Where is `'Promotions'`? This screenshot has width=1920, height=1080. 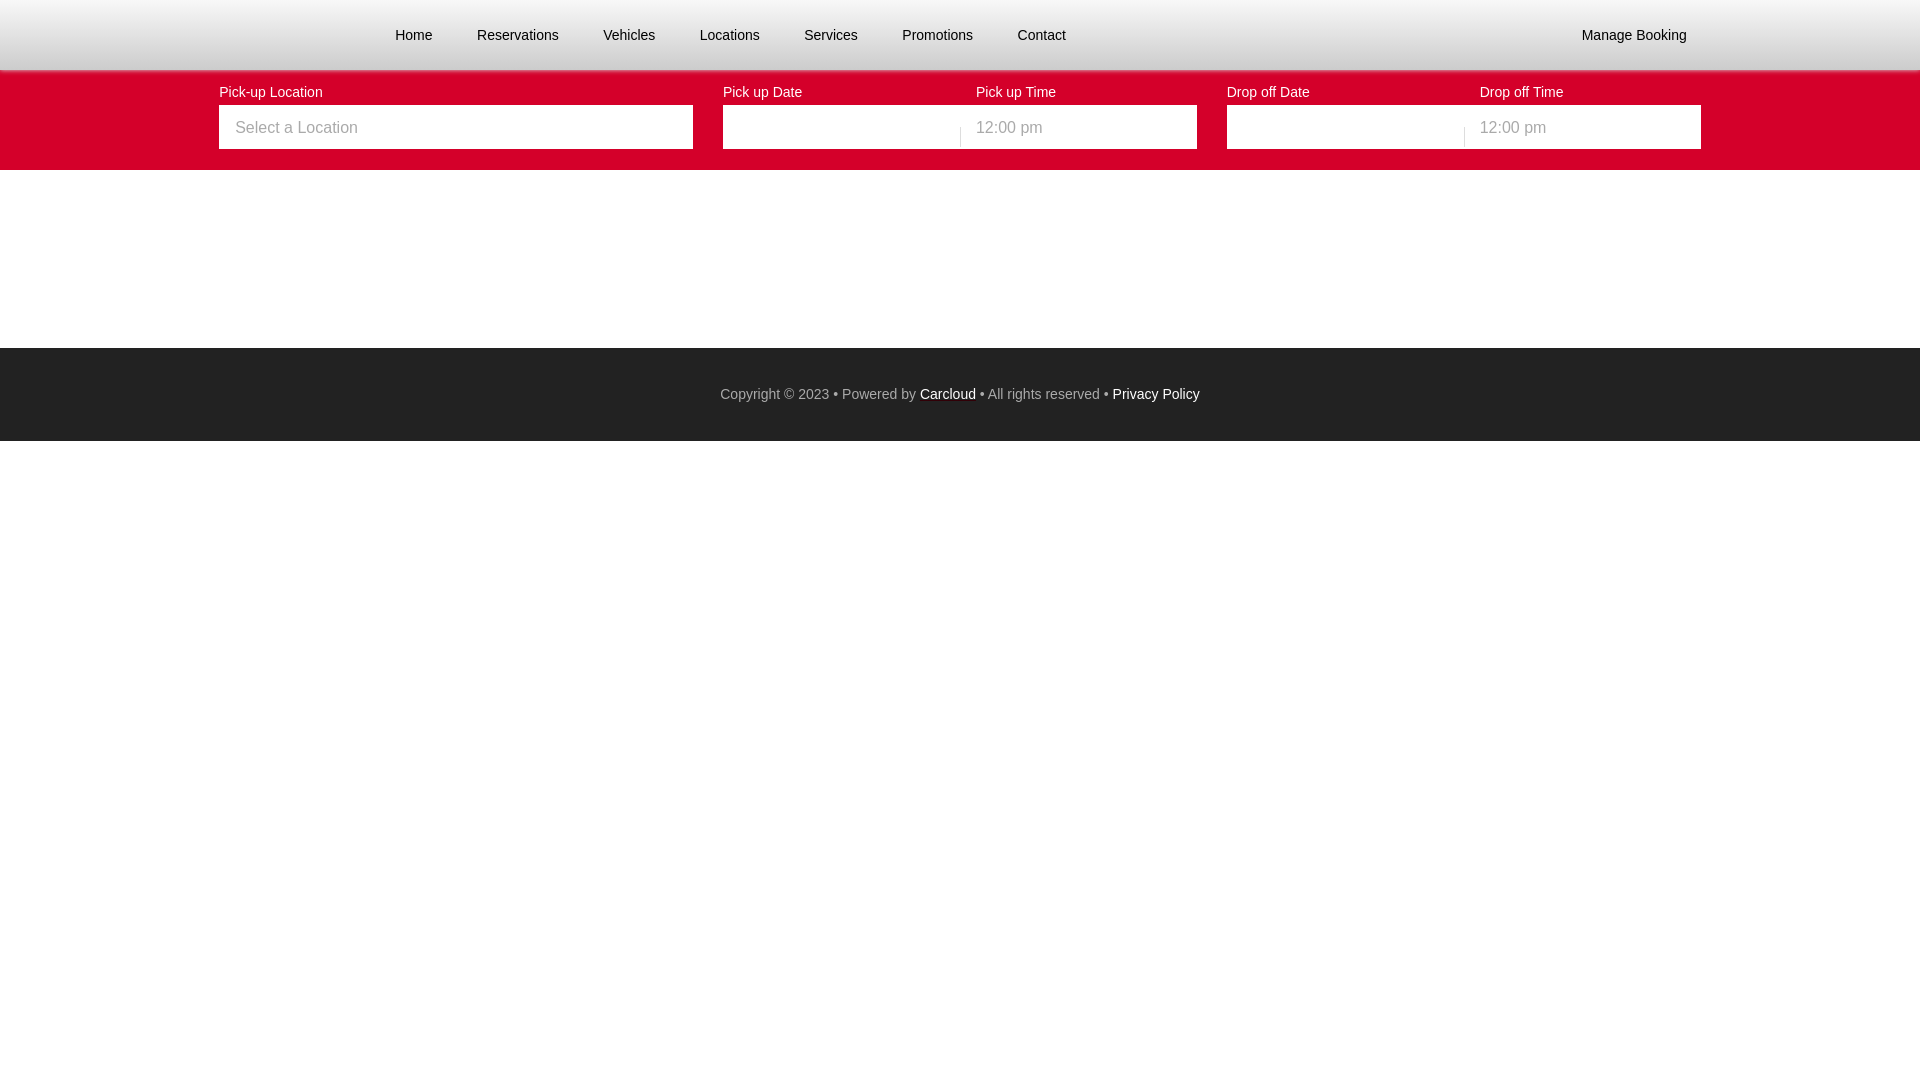 'Promotions' is located at coordinates (936, 34).